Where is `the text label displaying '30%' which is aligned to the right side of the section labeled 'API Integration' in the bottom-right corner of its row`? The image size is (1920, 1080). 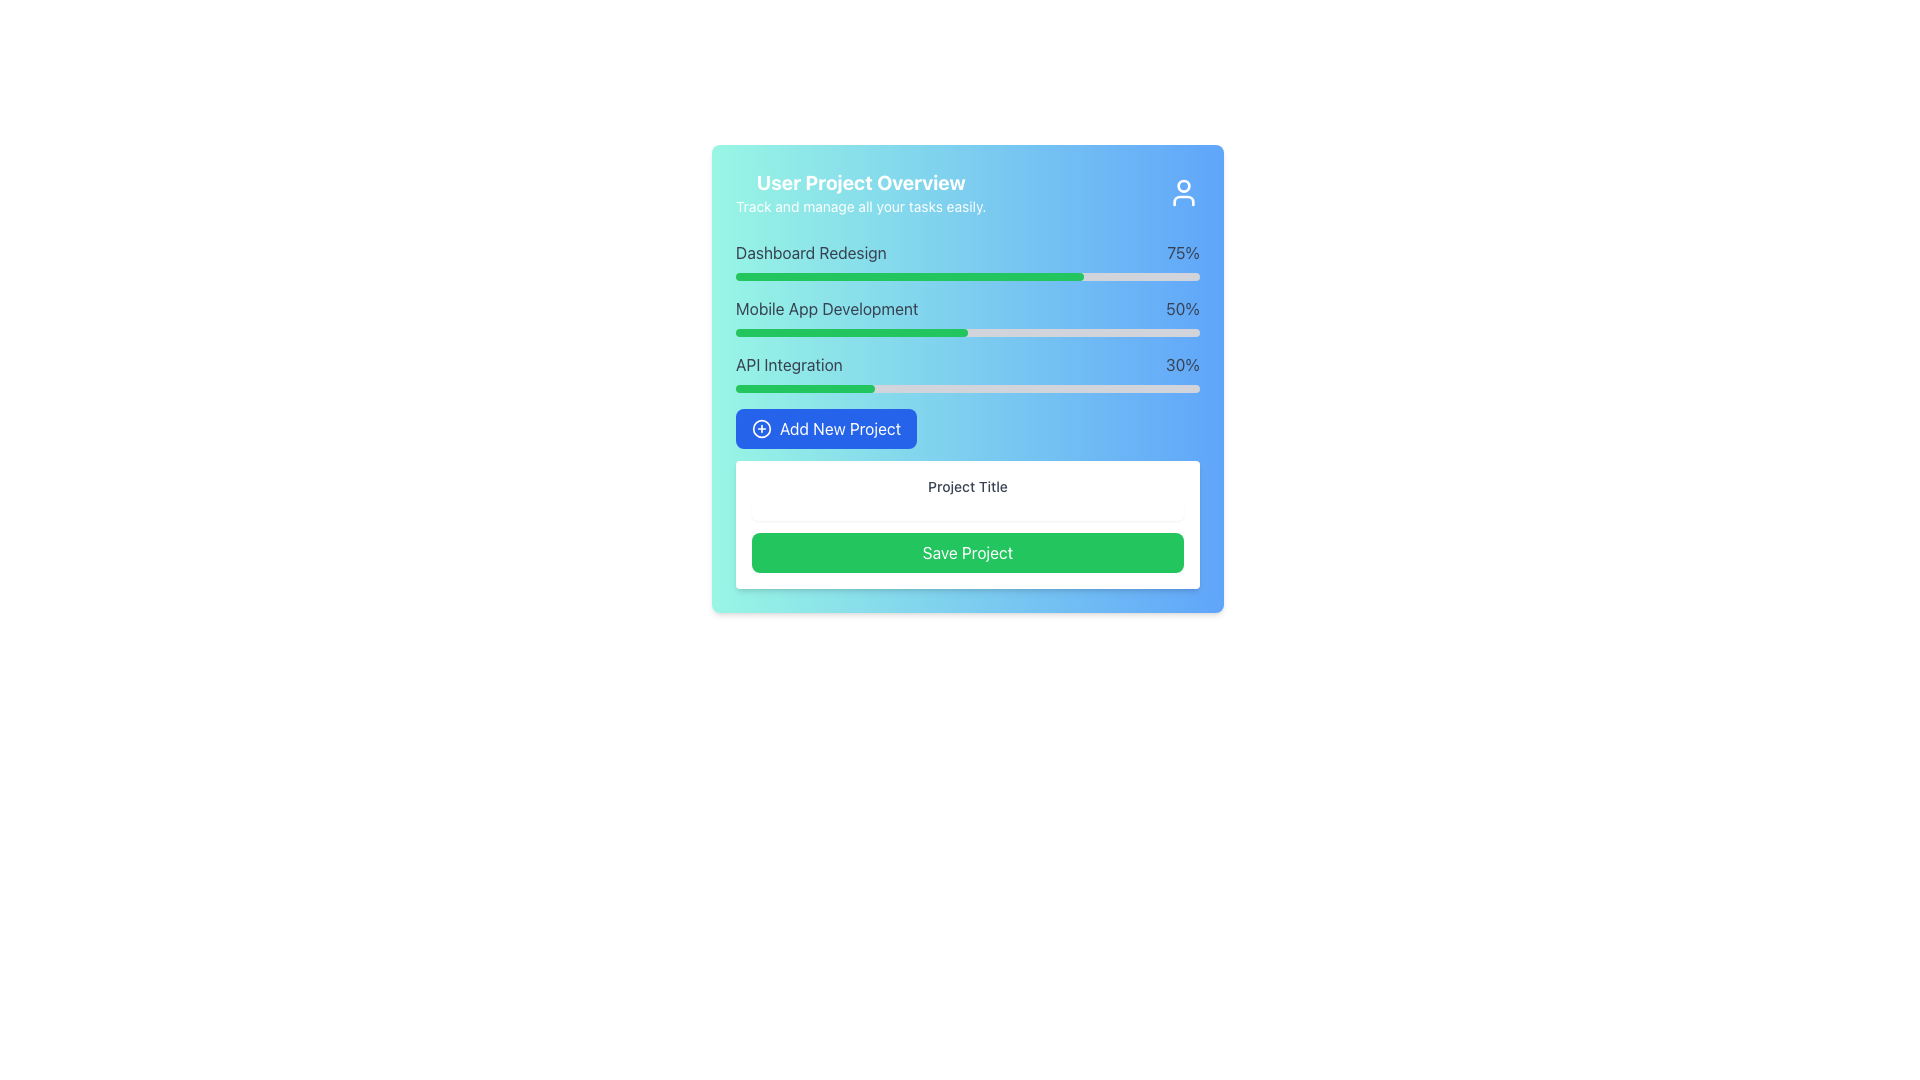 the text label displaying '30%' which is aligned to the right side of the section labeled 'API Integration' in the bottom-right corner of its row is located at coordinates (1183, 365).